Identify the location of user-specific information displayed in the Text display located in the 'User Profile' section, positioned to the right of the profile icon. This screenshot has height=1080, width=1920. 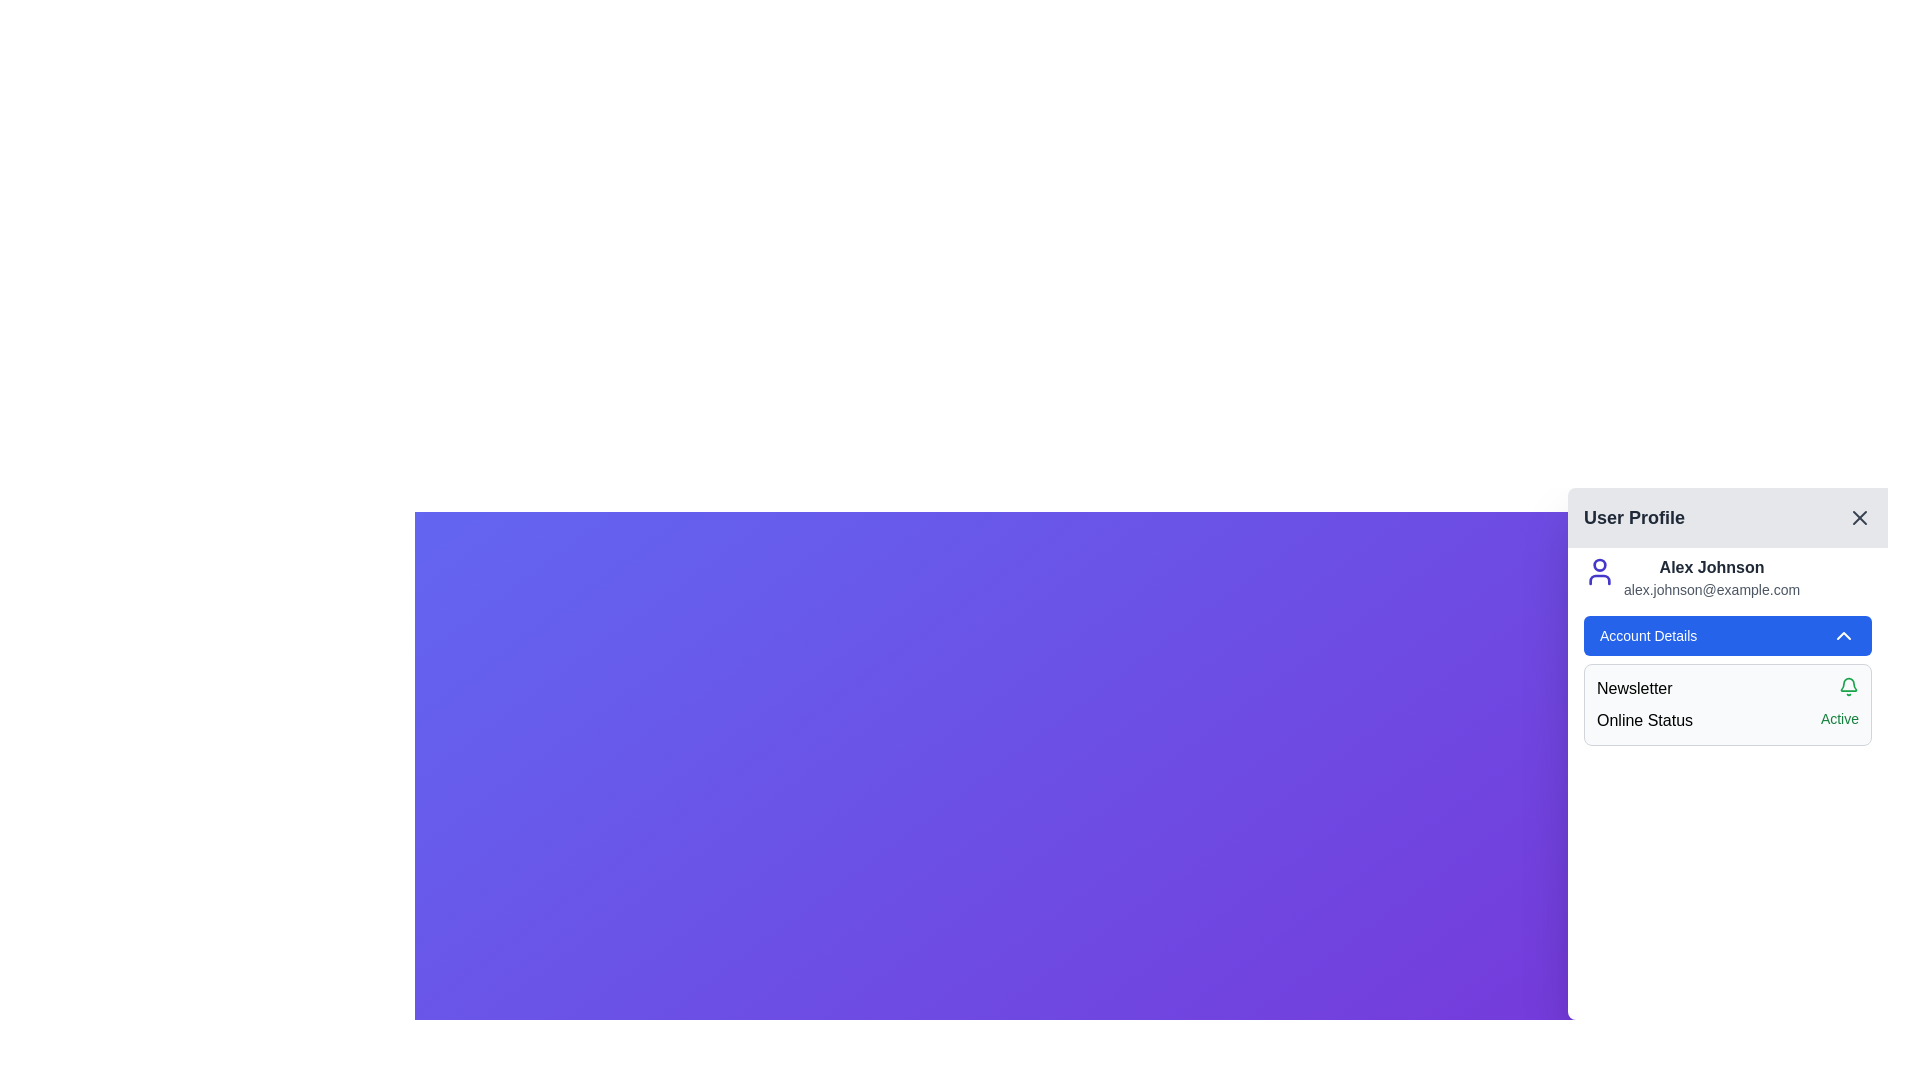
(1711, 578).